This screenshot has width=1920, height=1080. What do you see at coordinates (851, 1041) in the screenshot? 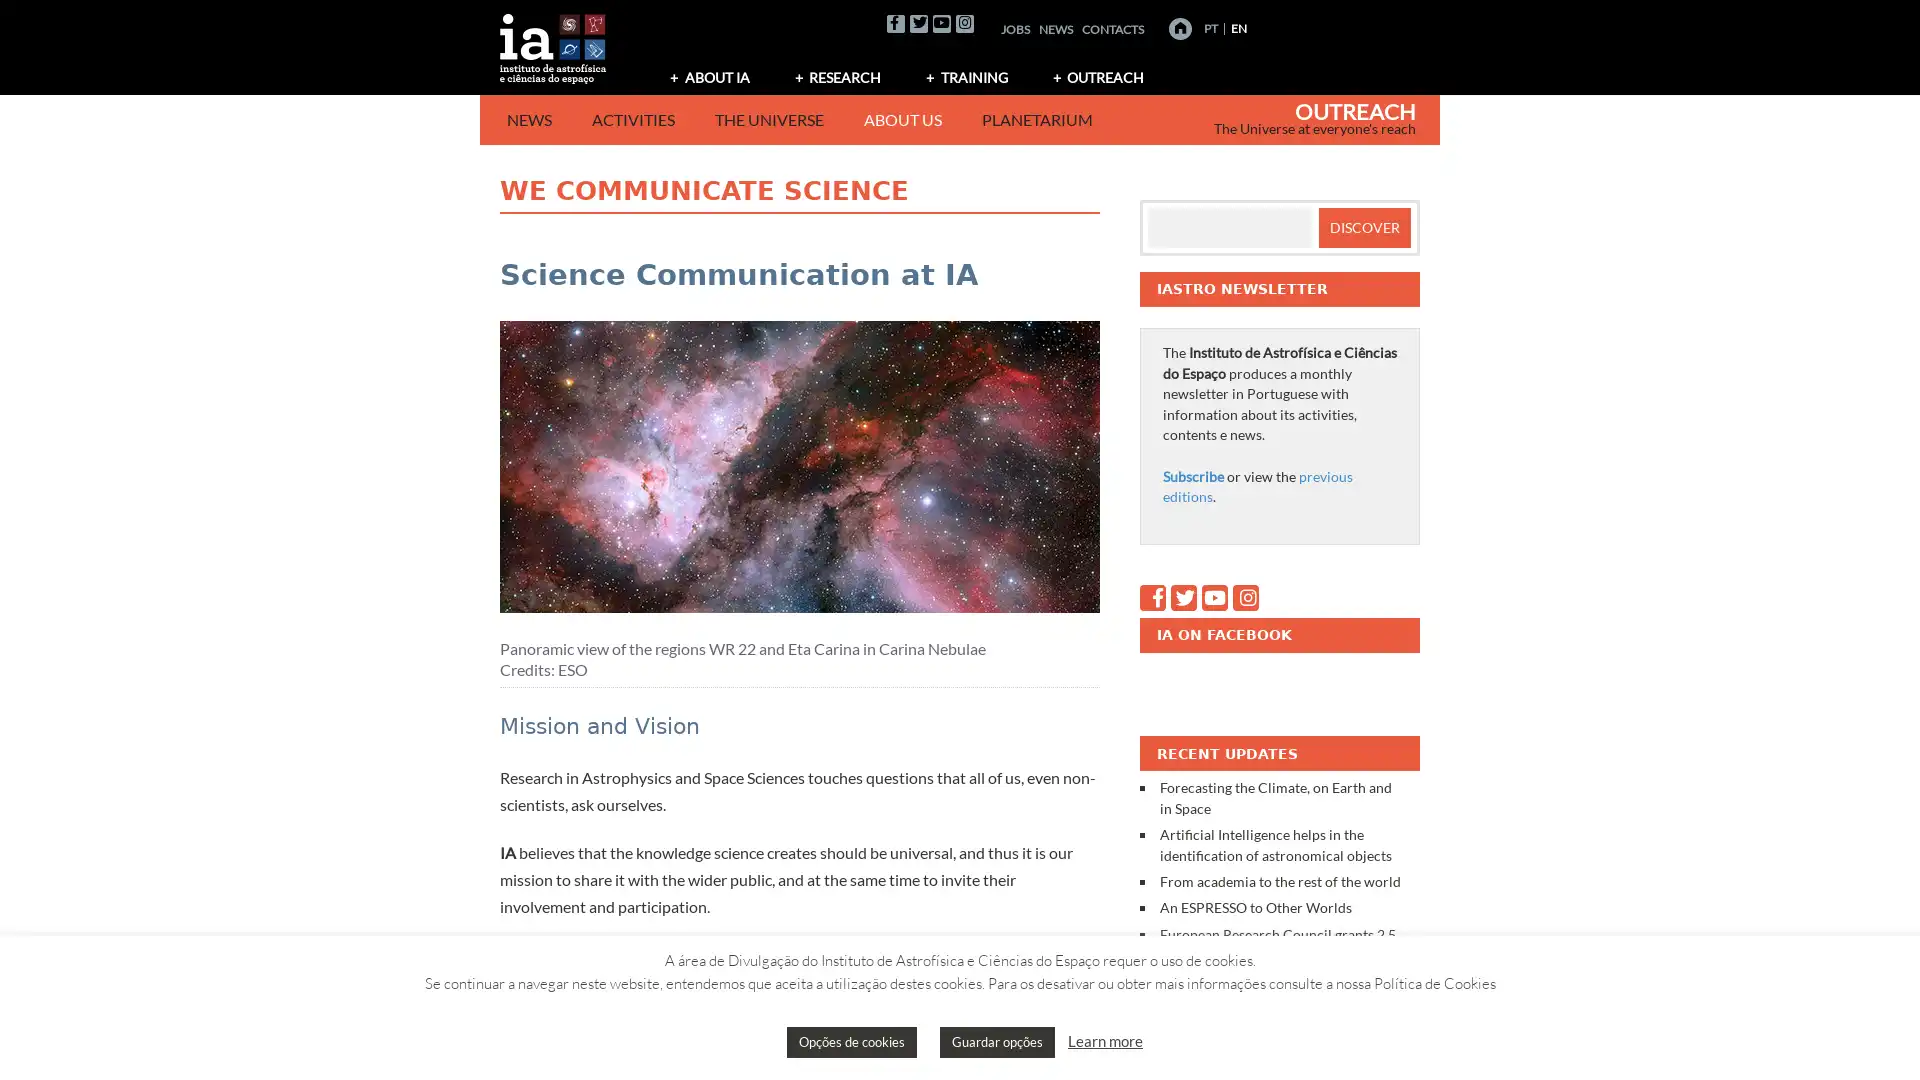
I see `Opcoes de cookies` at bounding box center [851, 1041].